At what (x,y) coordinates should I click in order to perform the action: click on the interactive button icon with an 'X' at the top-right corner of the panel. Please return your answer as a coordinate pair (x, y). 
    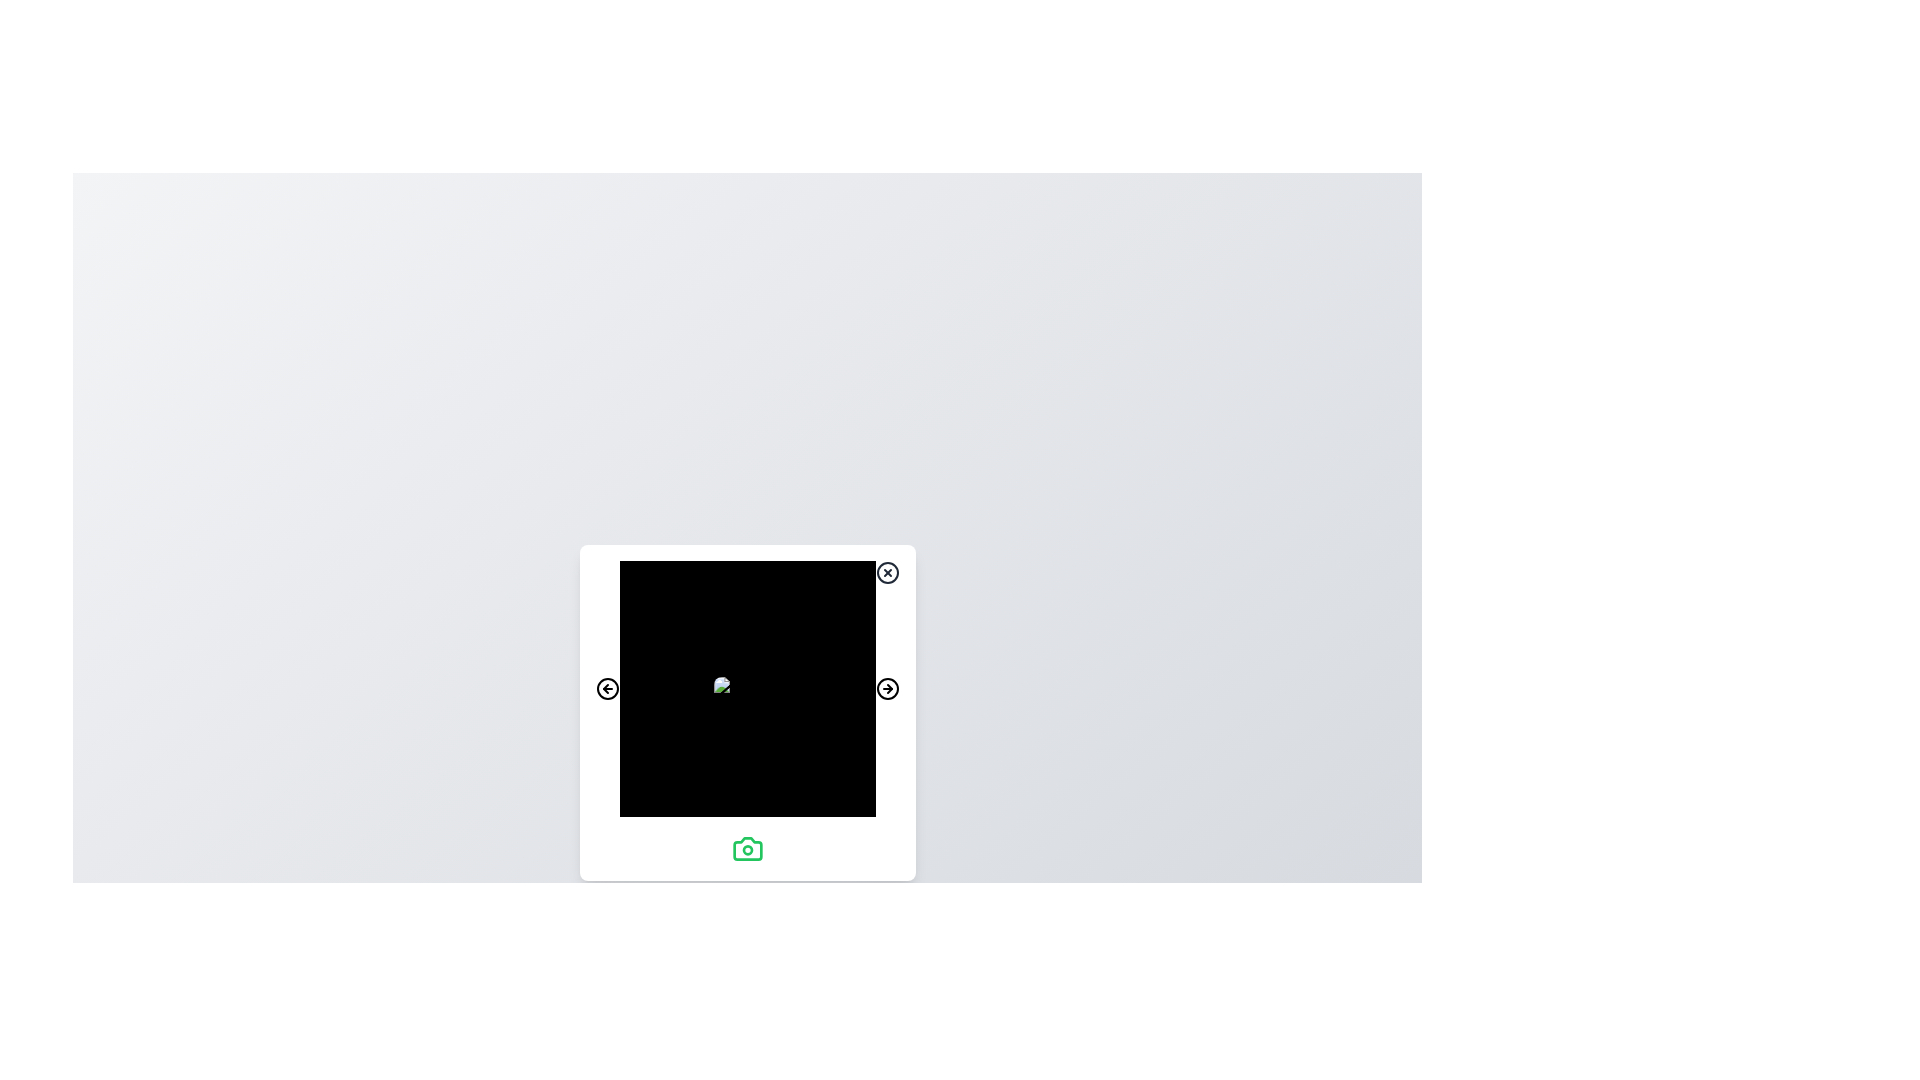
    Looking at the image, I should click on (886, 573).